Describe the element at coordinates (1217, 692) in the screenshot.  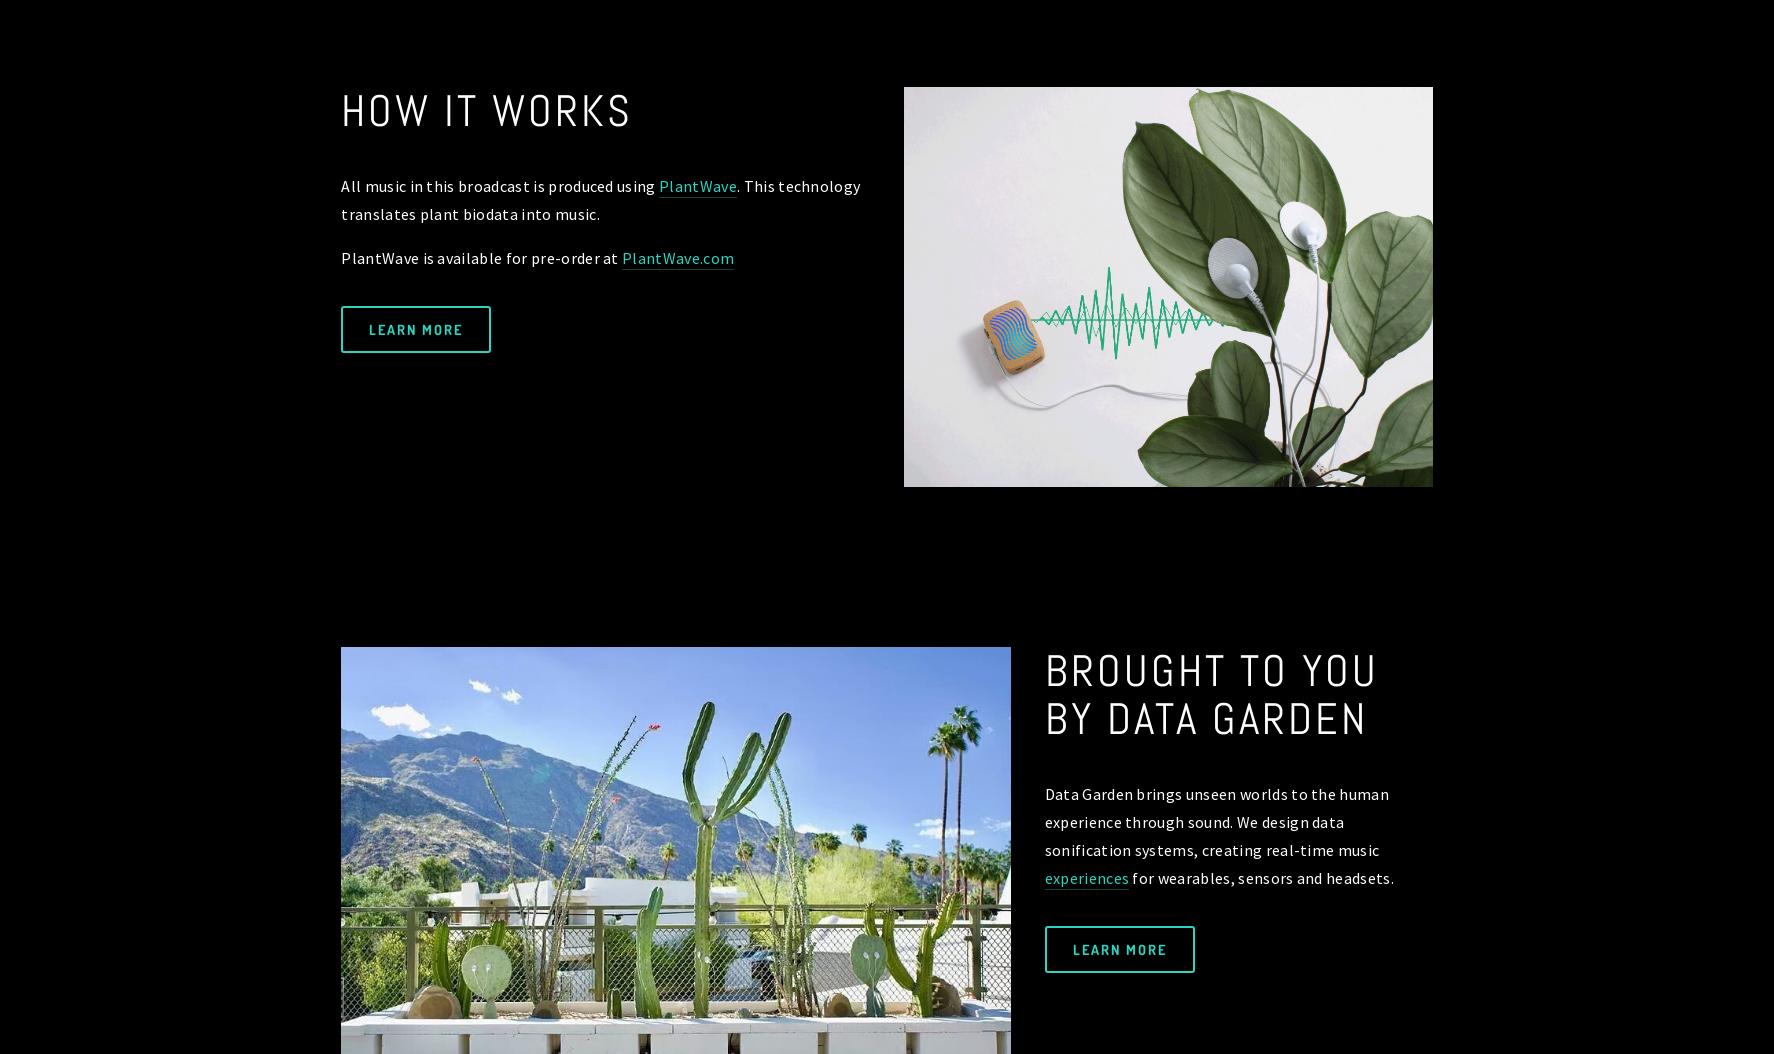
I see `'BROUGHT TO YOU BY DATA GARDEN'` at that location.